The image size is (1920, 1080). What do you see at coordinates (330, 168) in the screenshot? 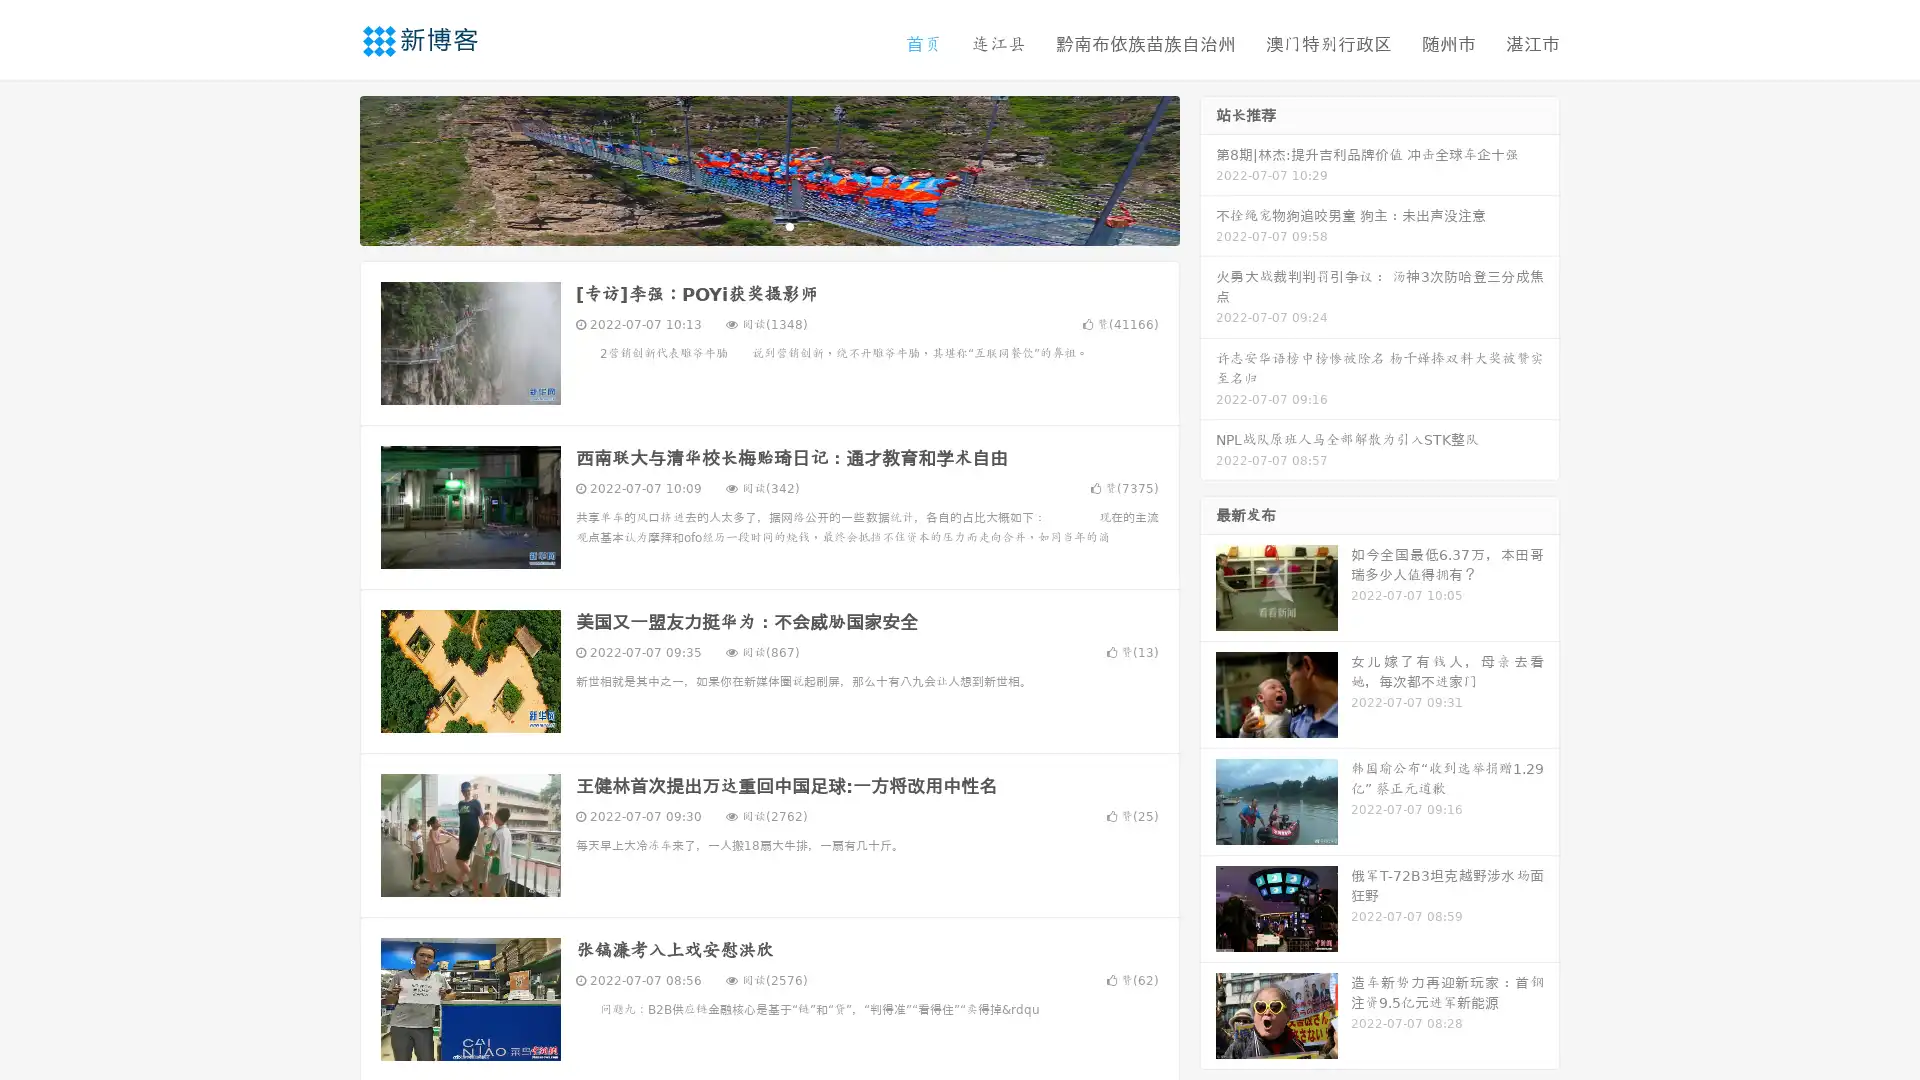
I see `Previous slide` at bounding box center [330, 168].